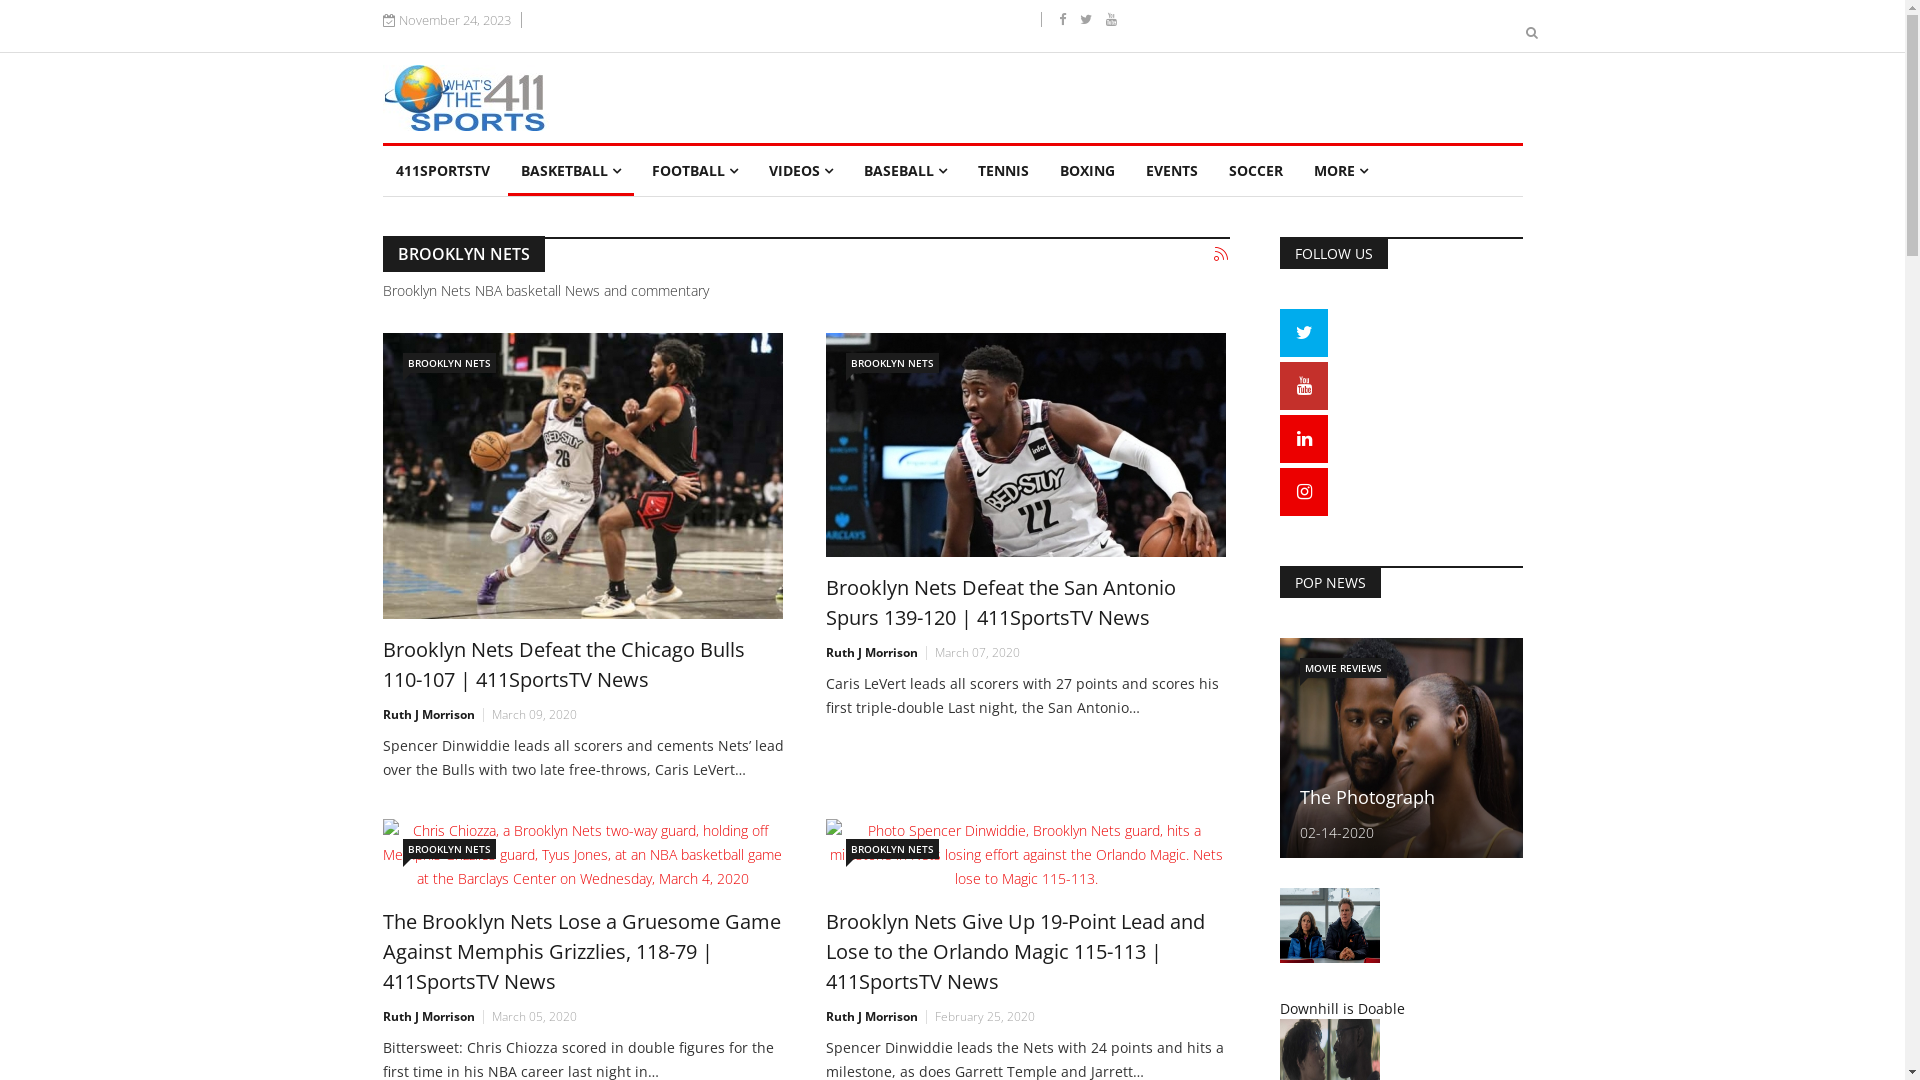 Image resolution: width=1920 pixels, height=1080 pixels. What do you see at coordinates (1255, 169) in the screenshot?
I see `'SOCCER'` at bounding box center [1255, 169].